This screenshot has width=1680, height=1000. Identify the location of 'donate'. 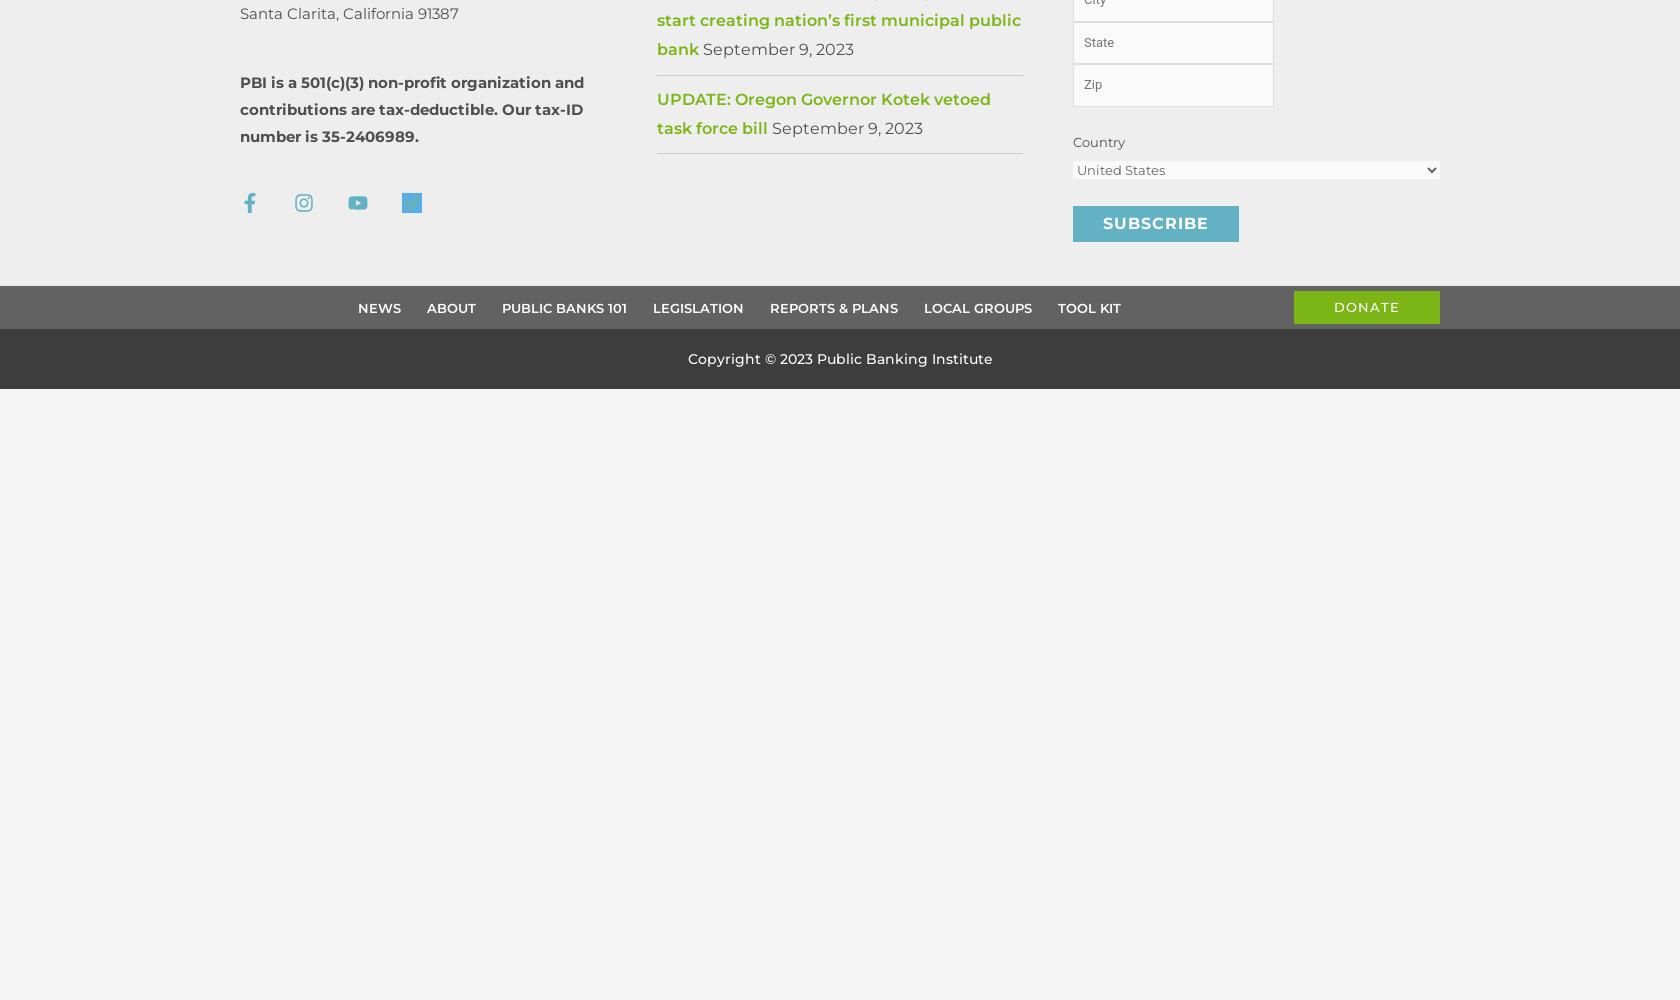
(1367, 307).